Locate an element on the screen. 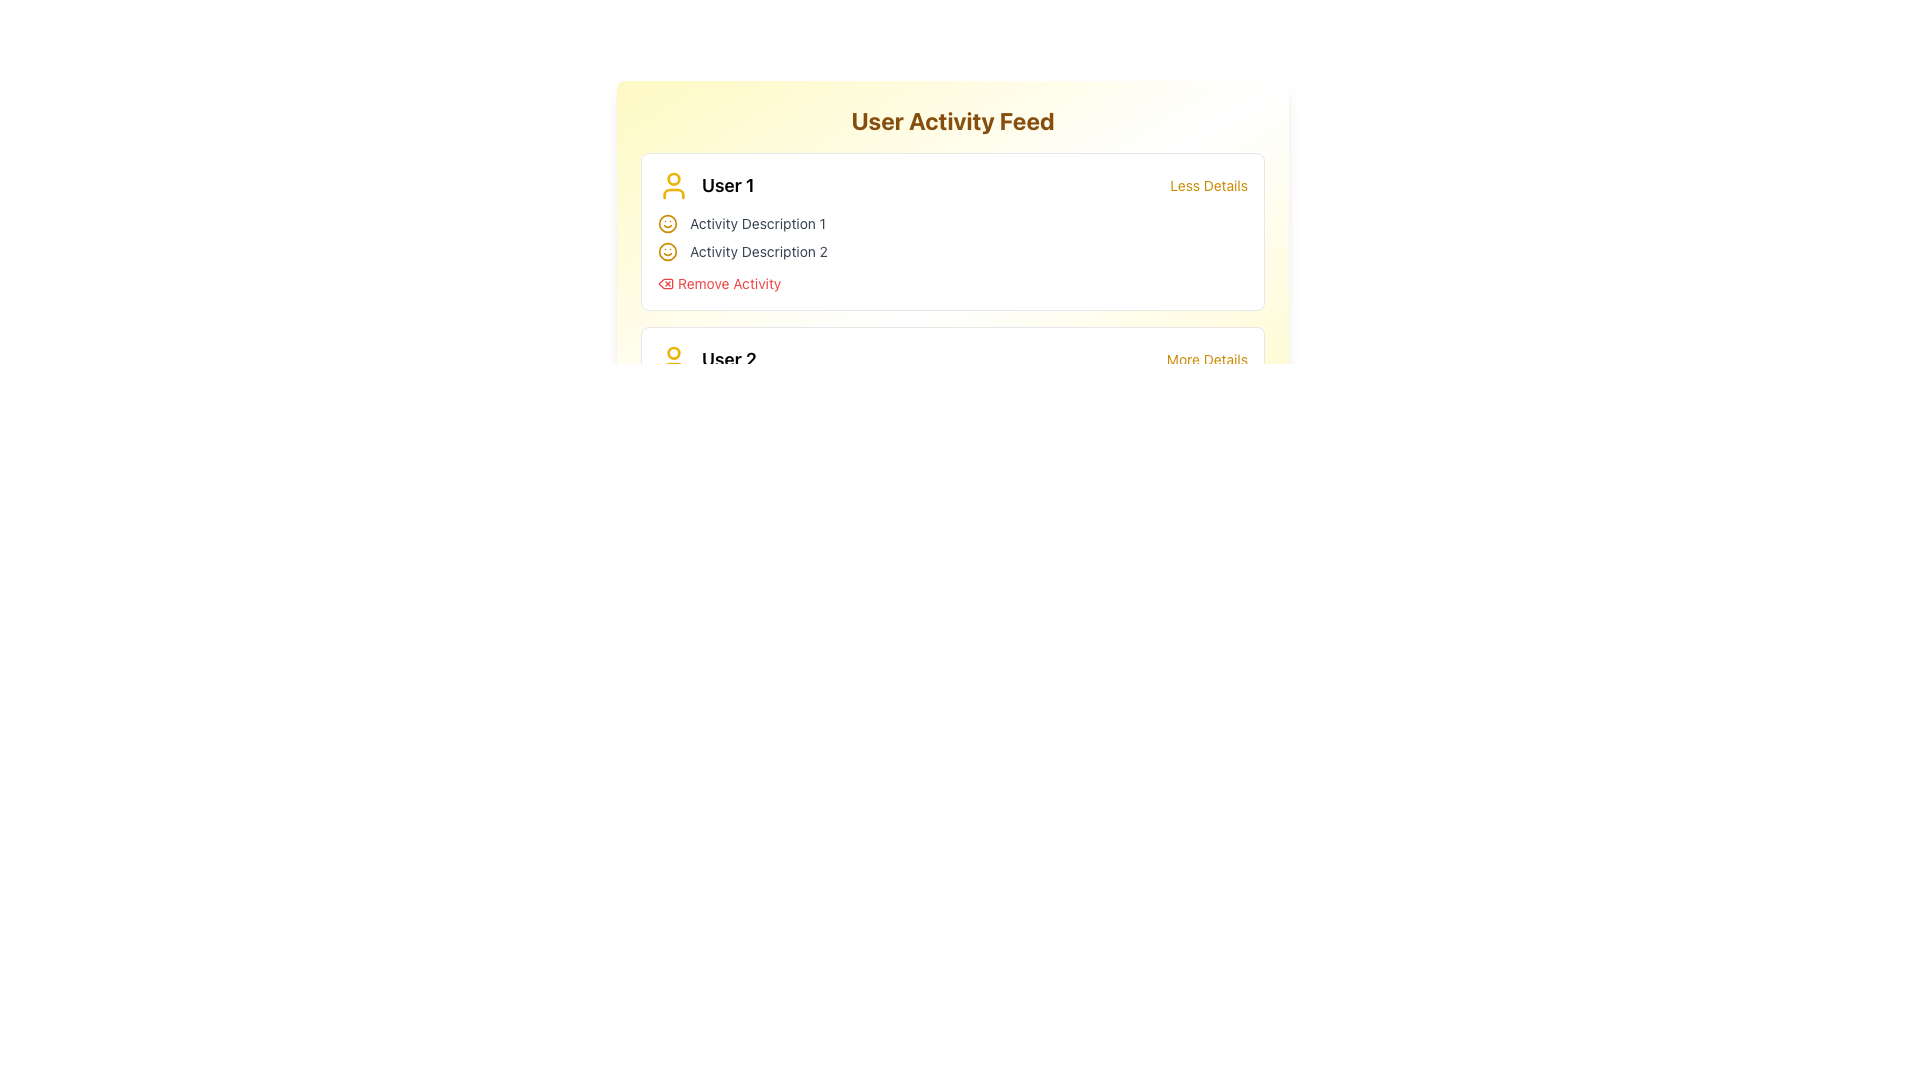 The height and width of the screenshot is (1080, 1920). the non-interactive text label that identifies the user in the second row of the activity feed, located next to the user icon is located at coordinates (728, 358).